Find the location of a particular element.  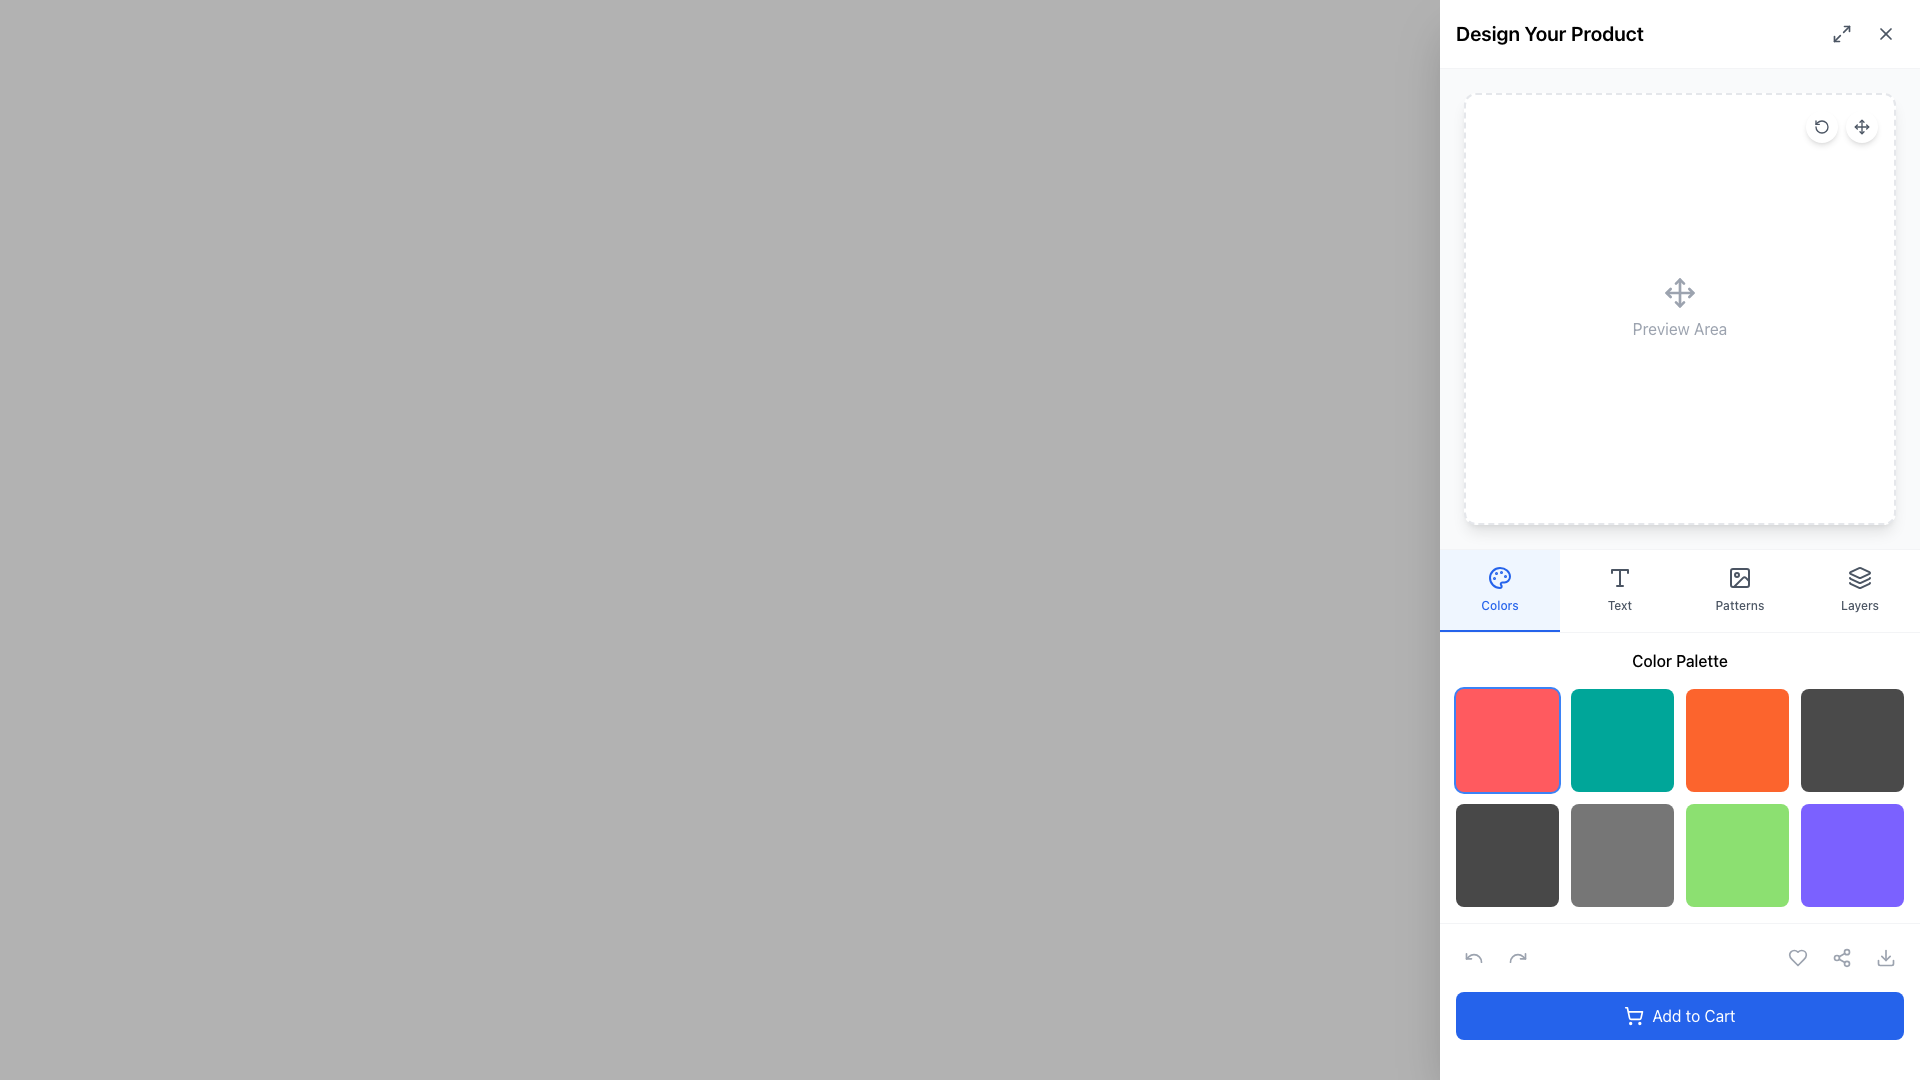

the icon resembling stacked layers, styled with a minimal outline in gray color, located in the 'Layers' section of the toolbar at the top-right of the interface is located at coordinates (1859, 578).